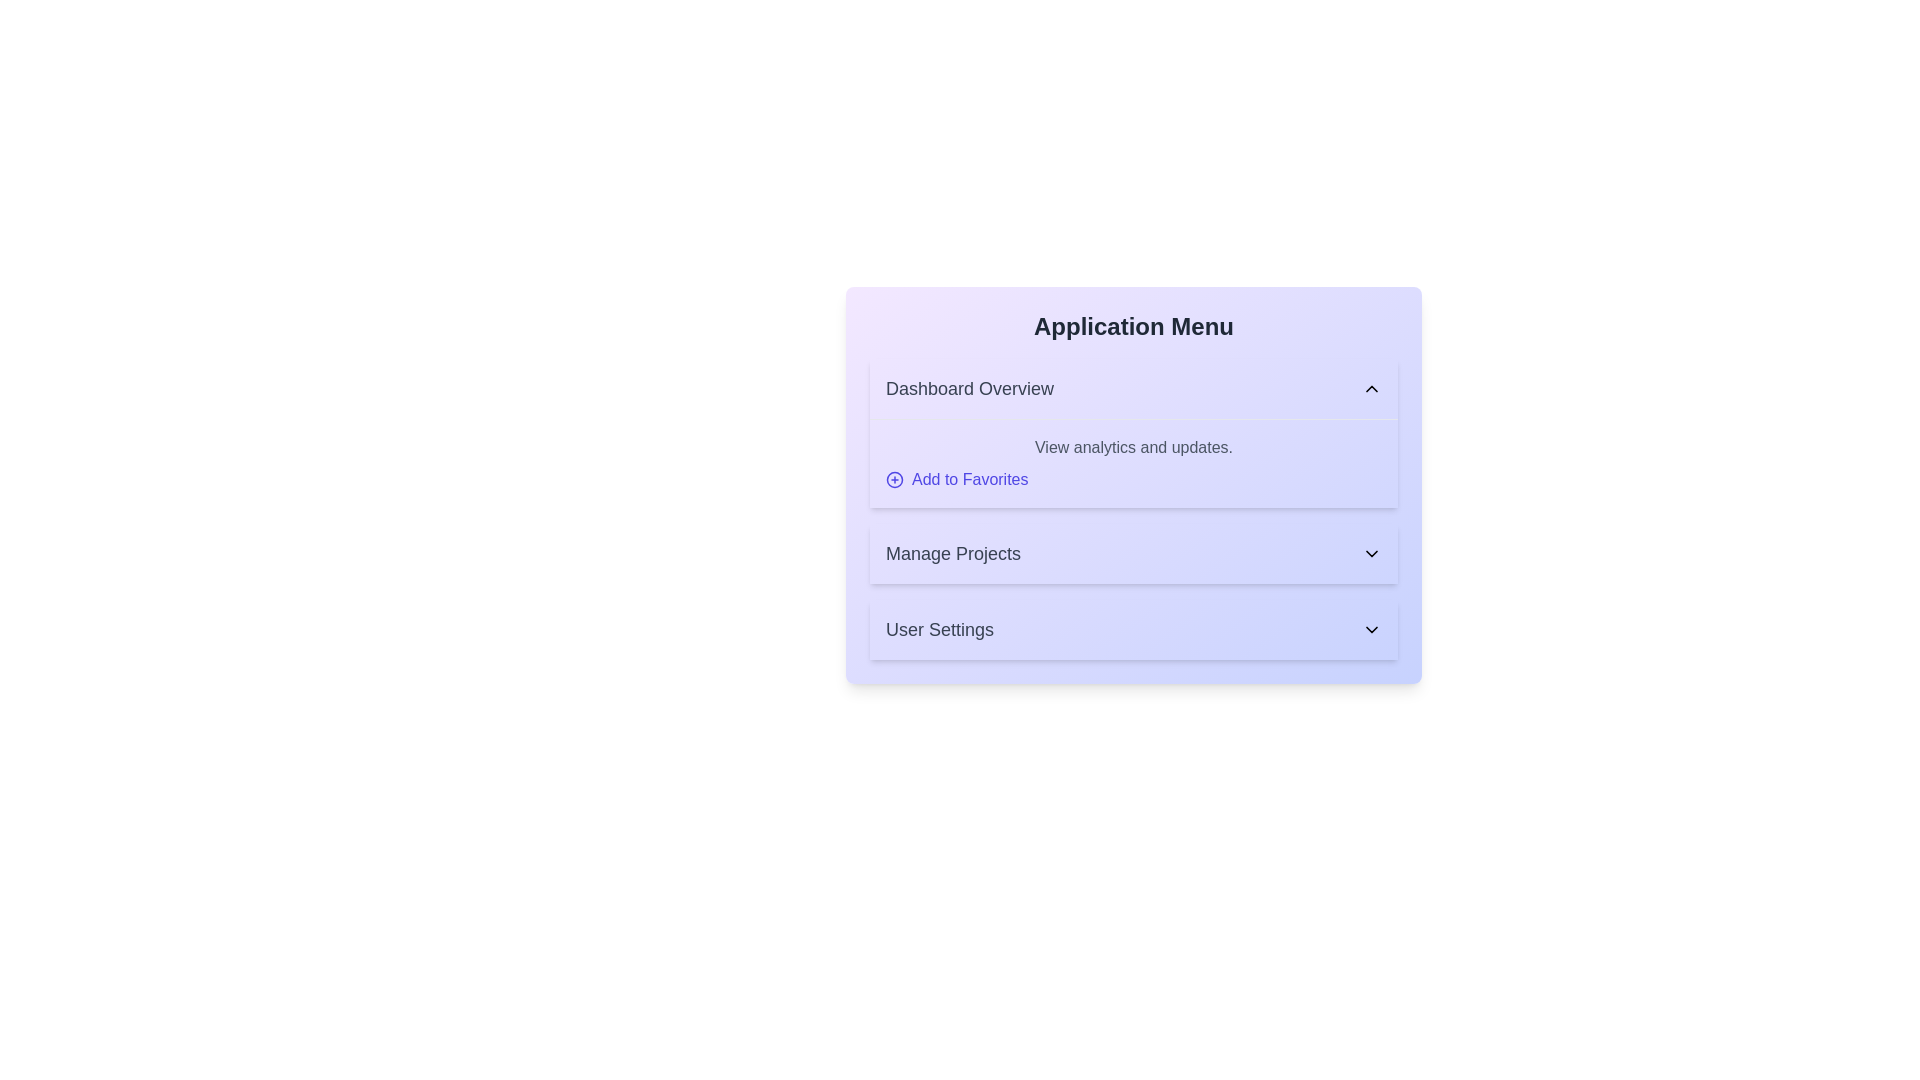 The width and height of the screenshot is (1920, 1080). What do you see at coordinates (955, 479) in the screenshot?
I see `the 'Add to Favorites' button` at bounding box center [955, 479].